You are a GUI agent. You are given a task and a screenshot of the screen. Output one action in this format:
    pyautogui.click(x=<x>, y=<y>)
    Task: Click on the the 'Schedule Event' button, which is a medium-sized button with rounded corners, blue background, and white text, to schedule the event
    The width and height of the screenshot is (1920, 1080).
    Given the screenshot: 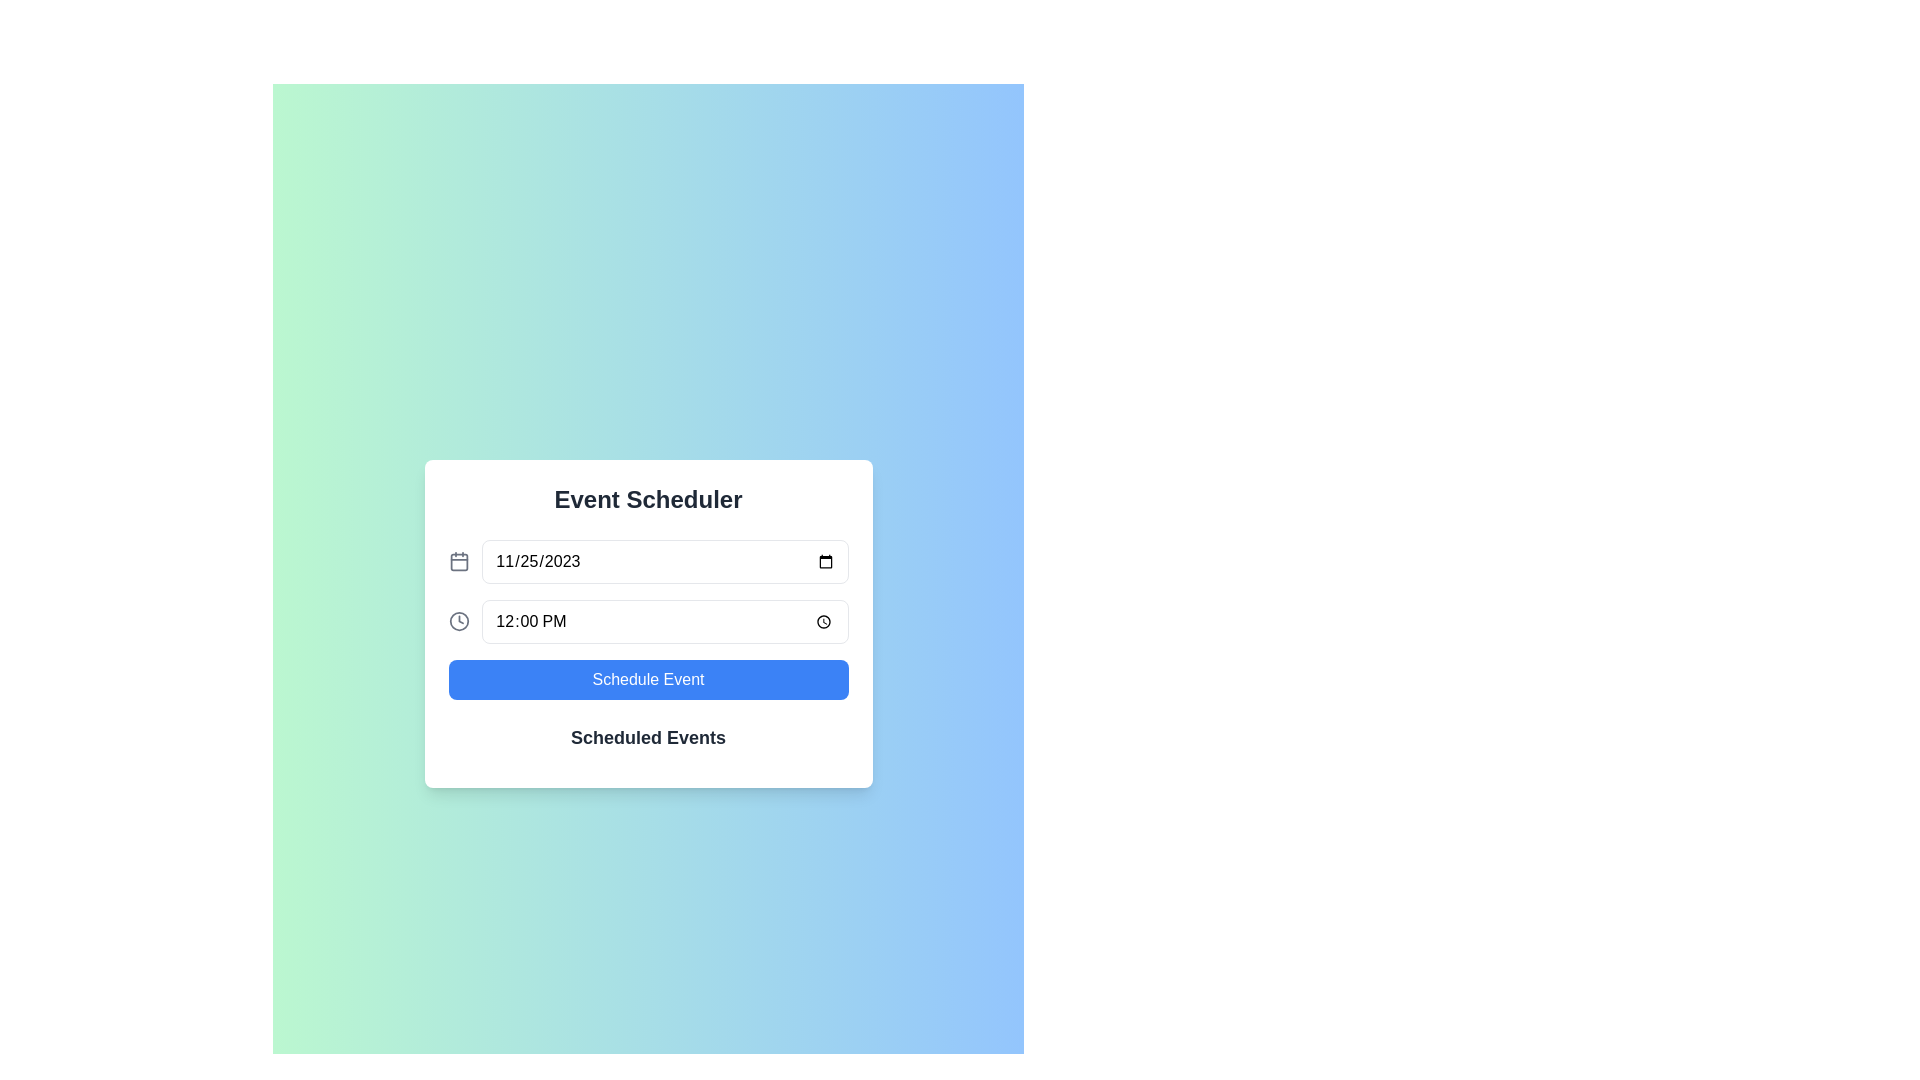 What is the action you would take?
    pyautogui.click(x=648, y=678)
    